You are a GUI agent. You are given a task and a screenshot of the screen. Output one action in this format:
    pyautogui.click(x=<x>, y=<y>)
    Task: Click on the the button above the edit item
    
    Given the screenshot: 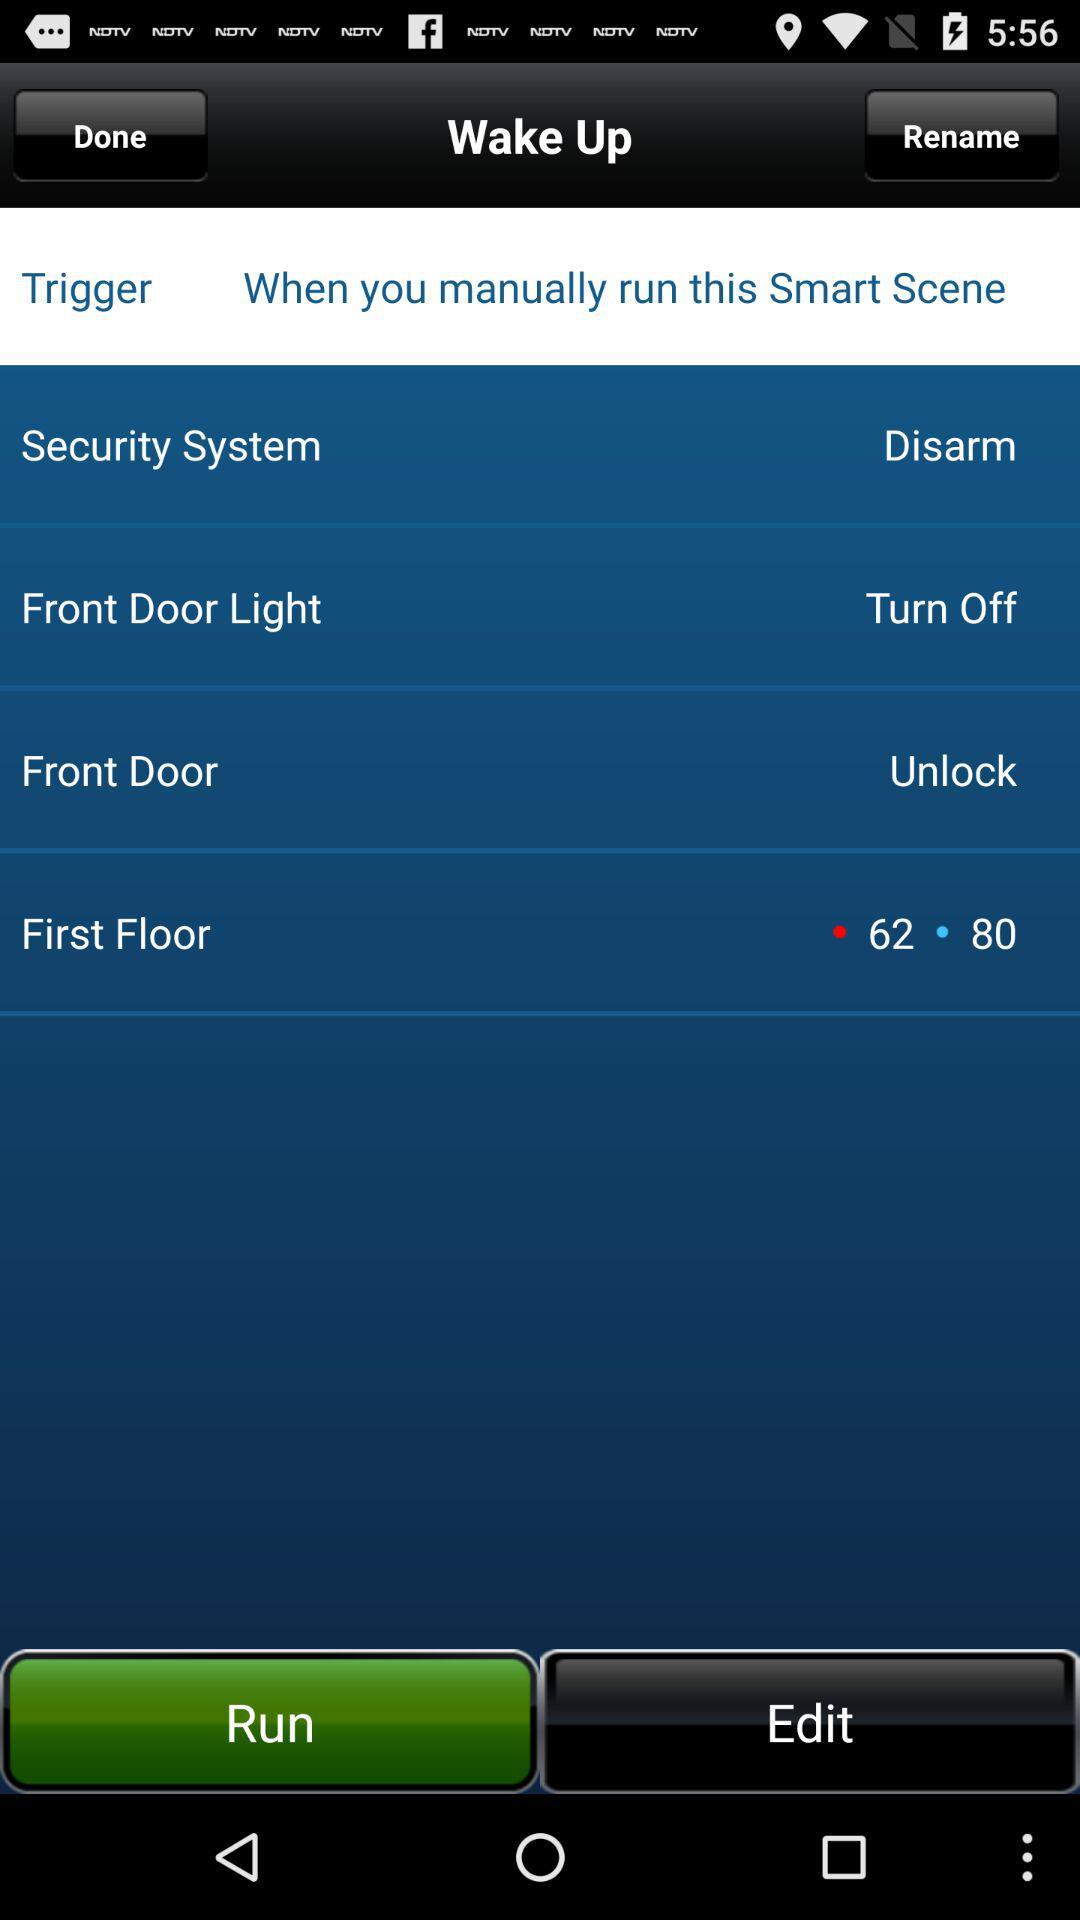 What is the action you would take?
    pyautogui.click(x=839, y=930)
    